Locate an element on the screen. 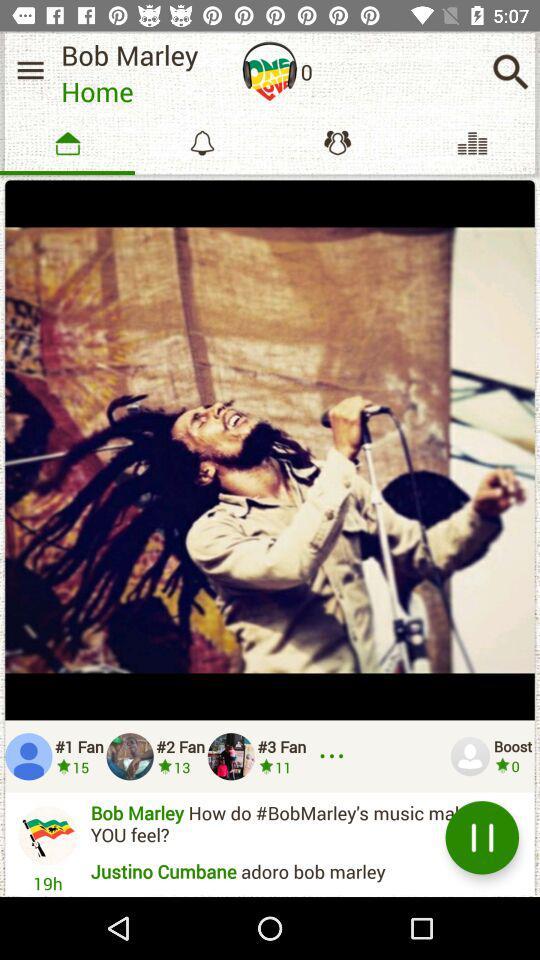 Image resolution: width=540 pixels, height=960 pixels. the profile left to 2 fan is located at coordinates (130, 755).